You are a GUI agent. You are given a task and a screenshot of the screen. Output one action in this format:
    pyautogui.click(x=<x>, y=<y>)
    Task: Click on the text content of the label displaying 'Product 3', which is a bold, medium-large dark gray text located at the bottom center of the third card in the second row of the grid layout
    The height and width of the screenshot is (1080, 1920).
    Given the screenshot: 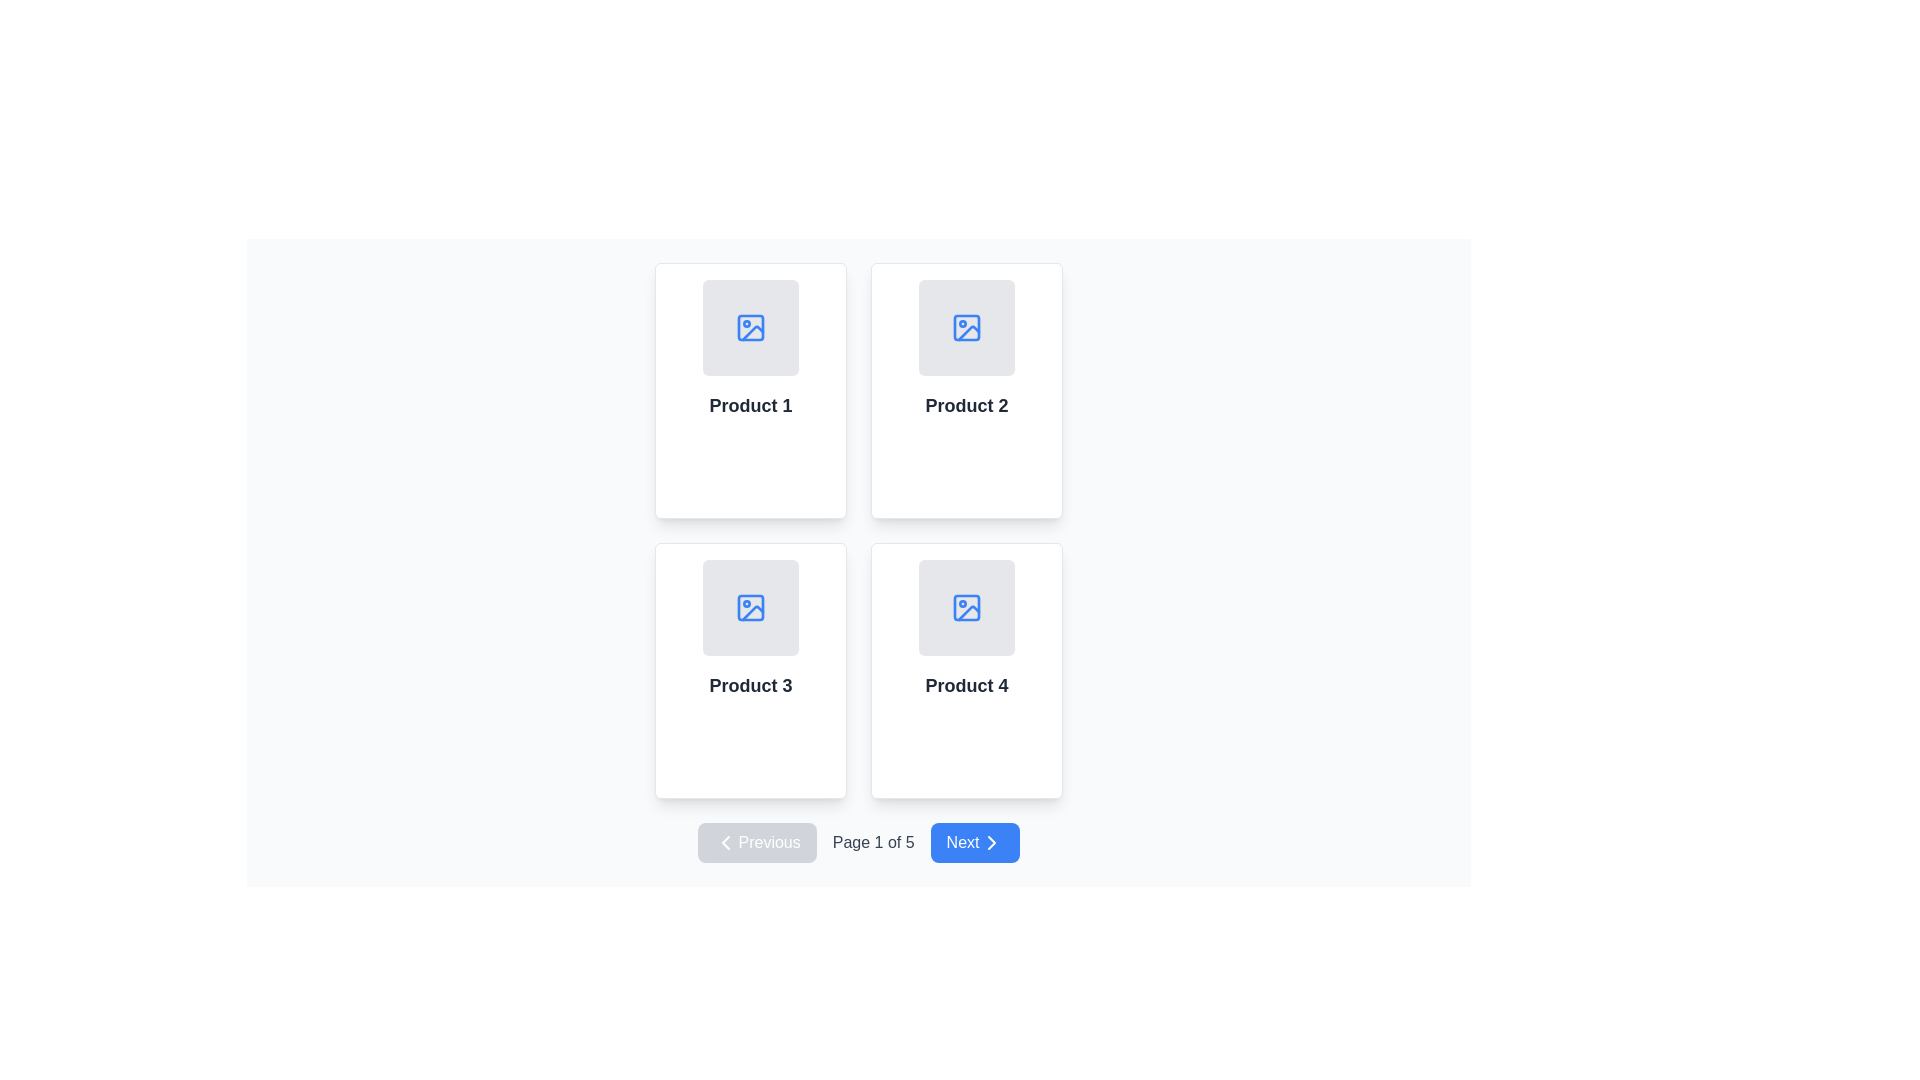 What is the action you would take?
    pyautogui.click(x=749, y=685)
    